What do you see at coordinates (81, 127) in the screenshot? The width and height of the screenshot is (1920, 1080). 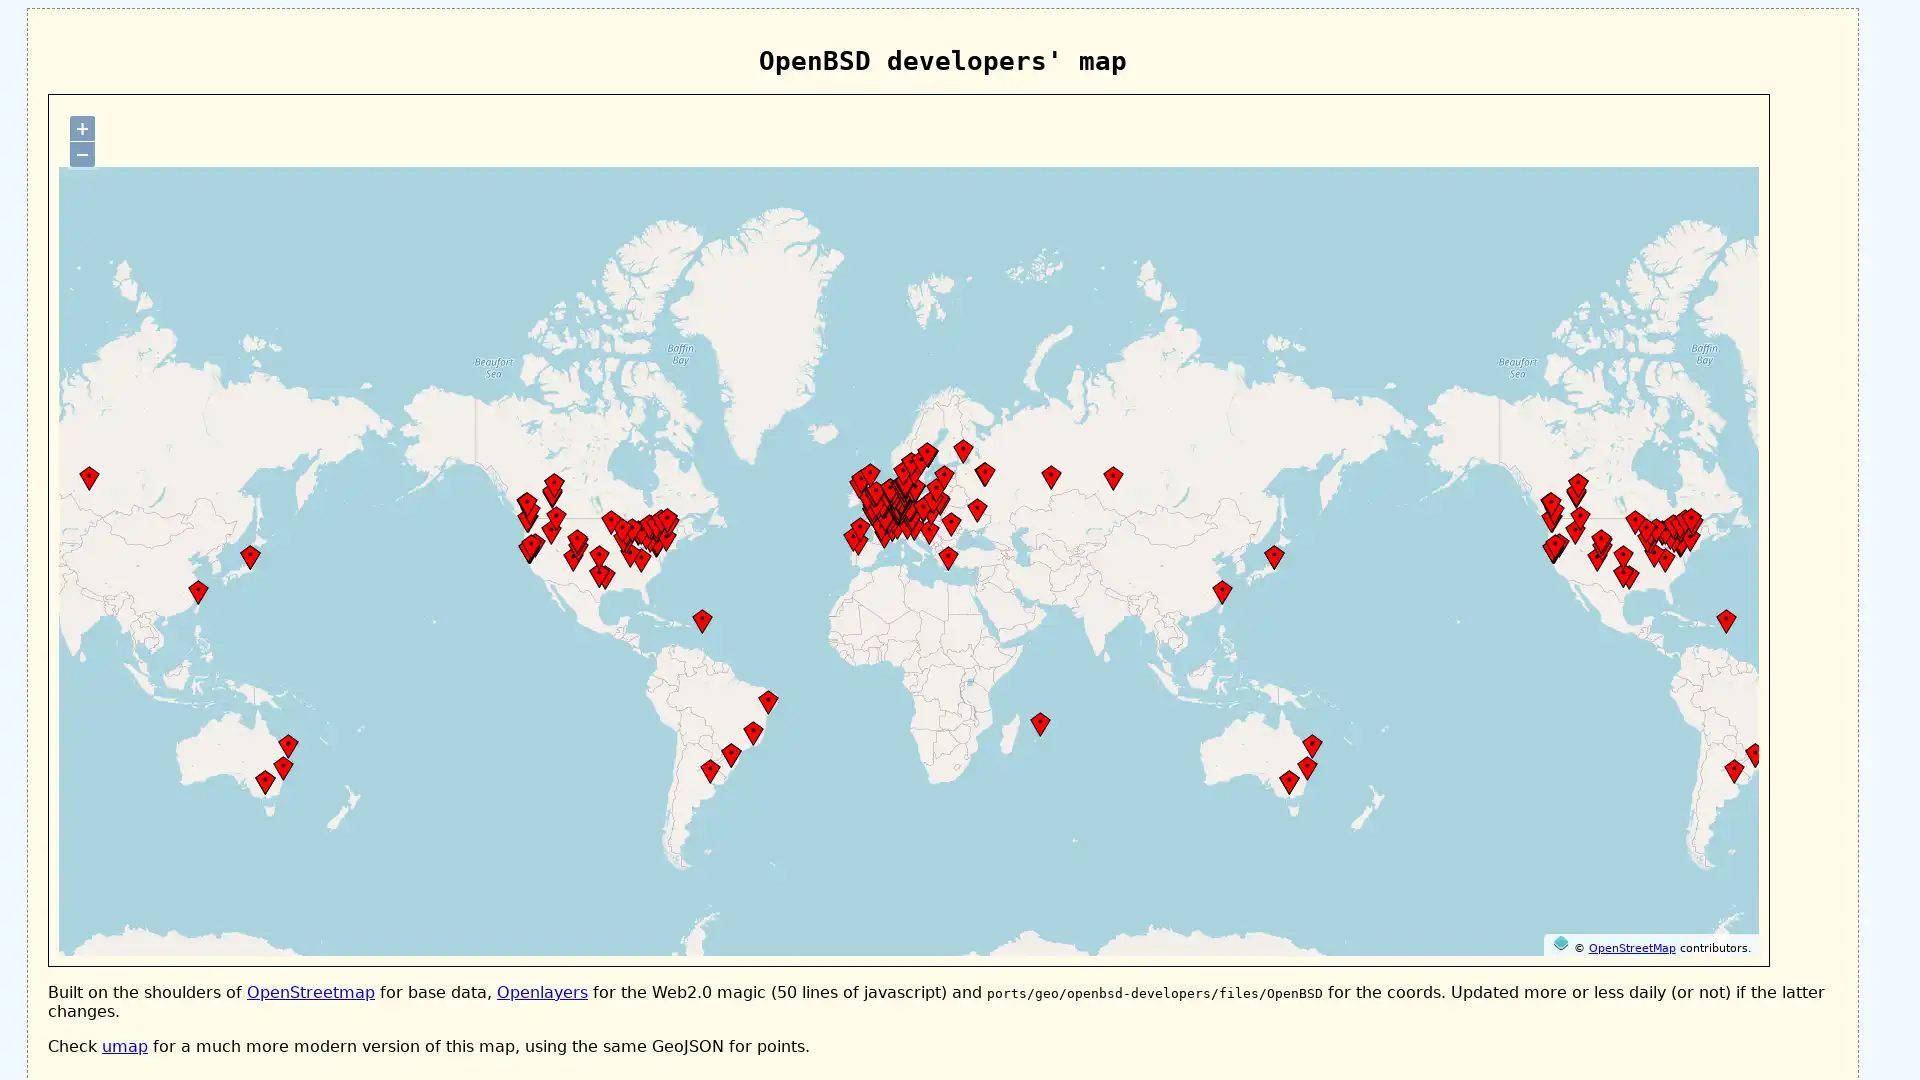 I see `+` at bounding box center [81, 127].